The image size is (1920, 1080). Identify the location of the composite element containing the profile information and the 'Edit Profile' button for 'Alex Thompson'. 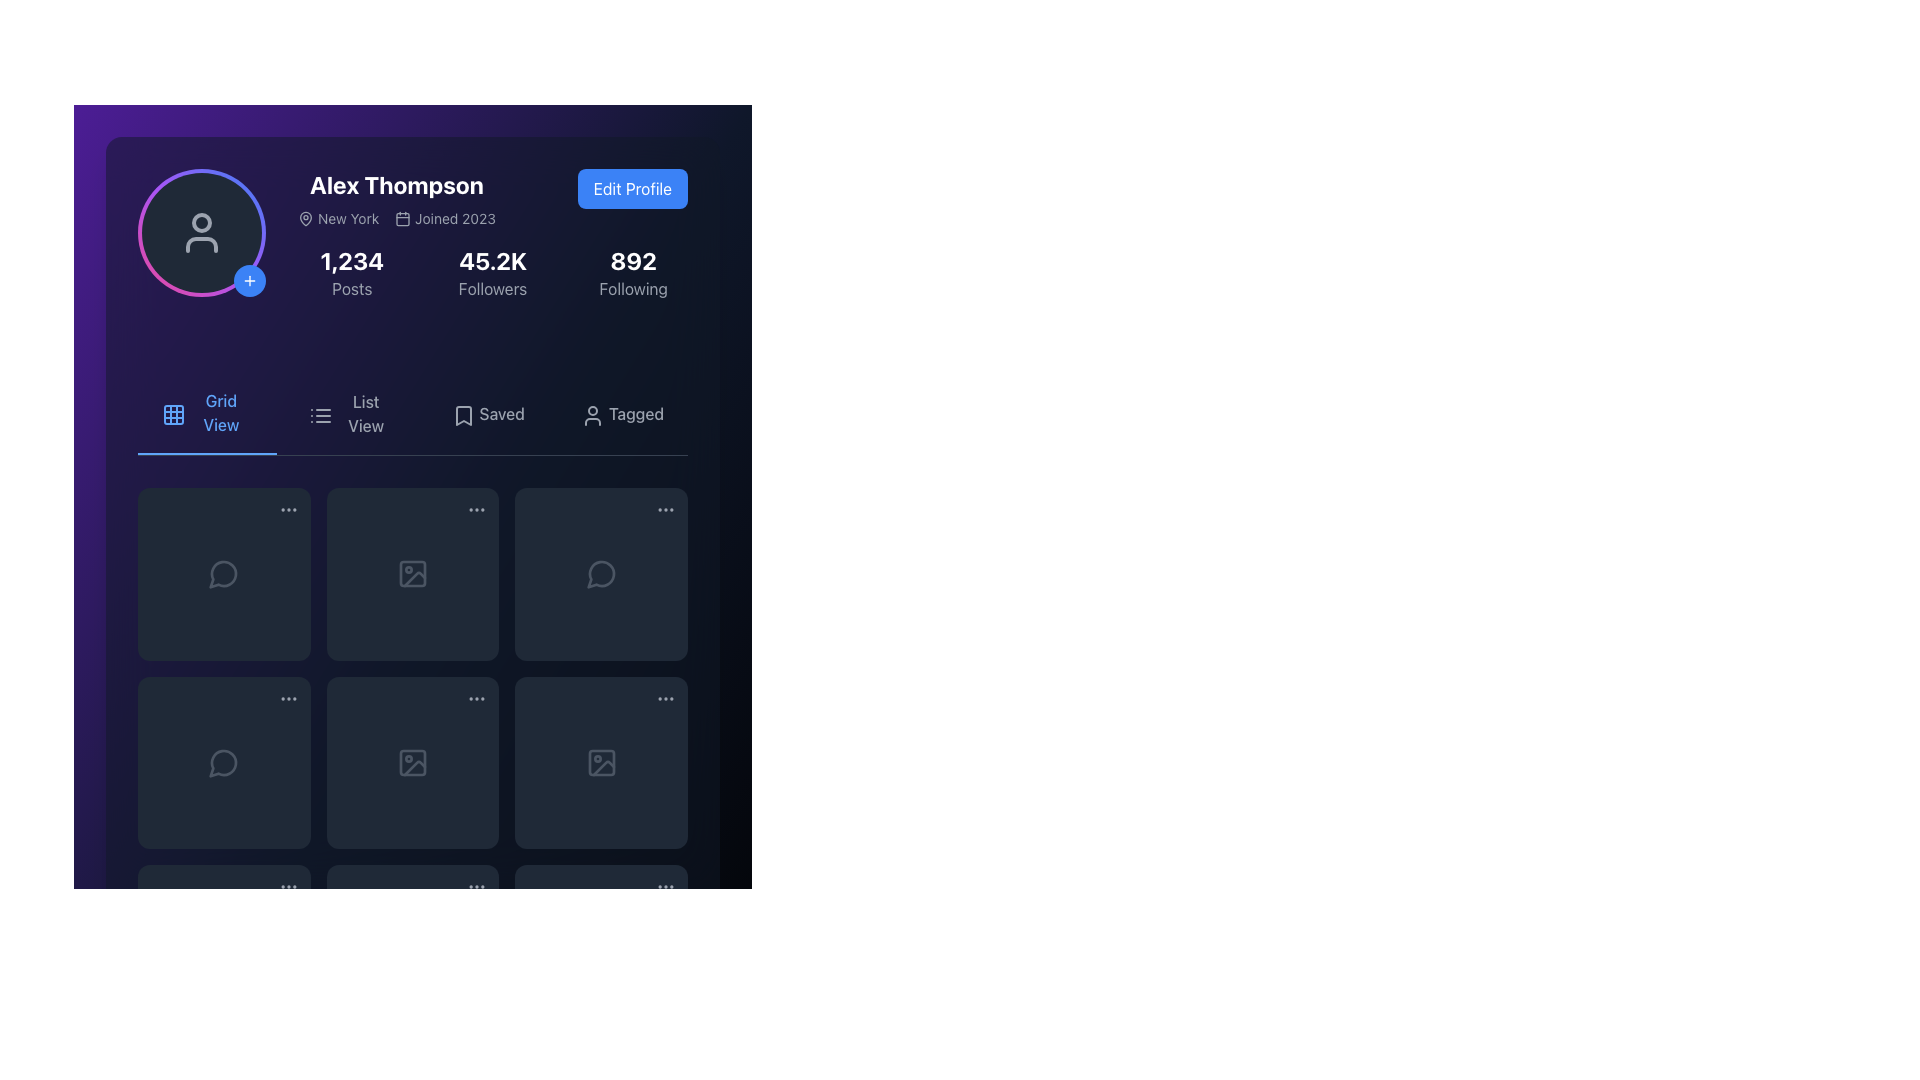
(493, 199).